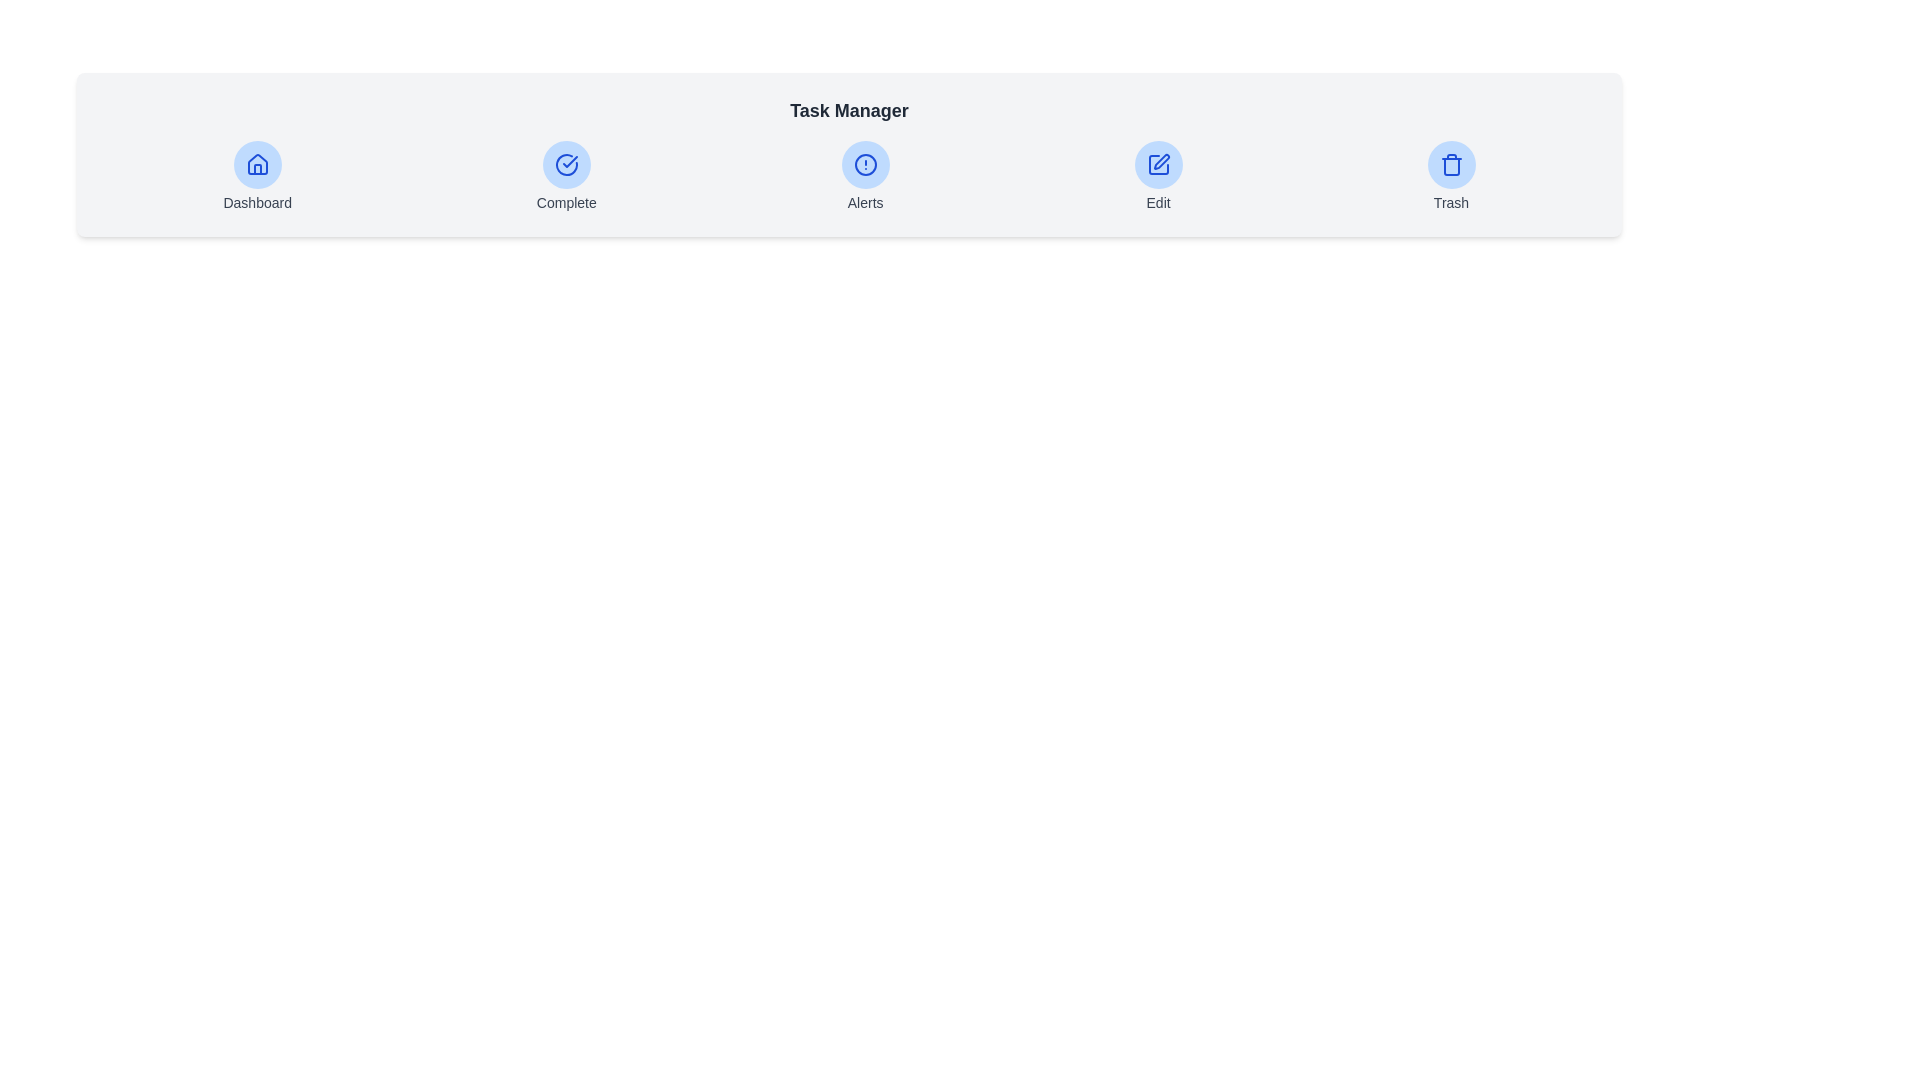 The image size is (1920, 1080). I want to click on the 'Complete' icon located in the horizontal navigation bar, which is the second item from the left, so click(565, 176).